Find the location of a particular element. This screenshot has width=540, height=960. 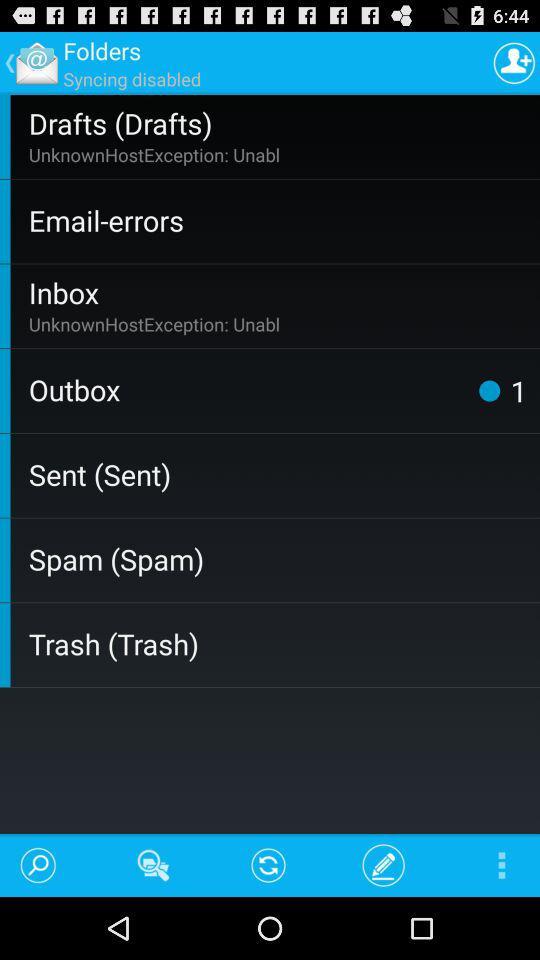

the app below trash (trash) app is located at coordinates (152, 864).